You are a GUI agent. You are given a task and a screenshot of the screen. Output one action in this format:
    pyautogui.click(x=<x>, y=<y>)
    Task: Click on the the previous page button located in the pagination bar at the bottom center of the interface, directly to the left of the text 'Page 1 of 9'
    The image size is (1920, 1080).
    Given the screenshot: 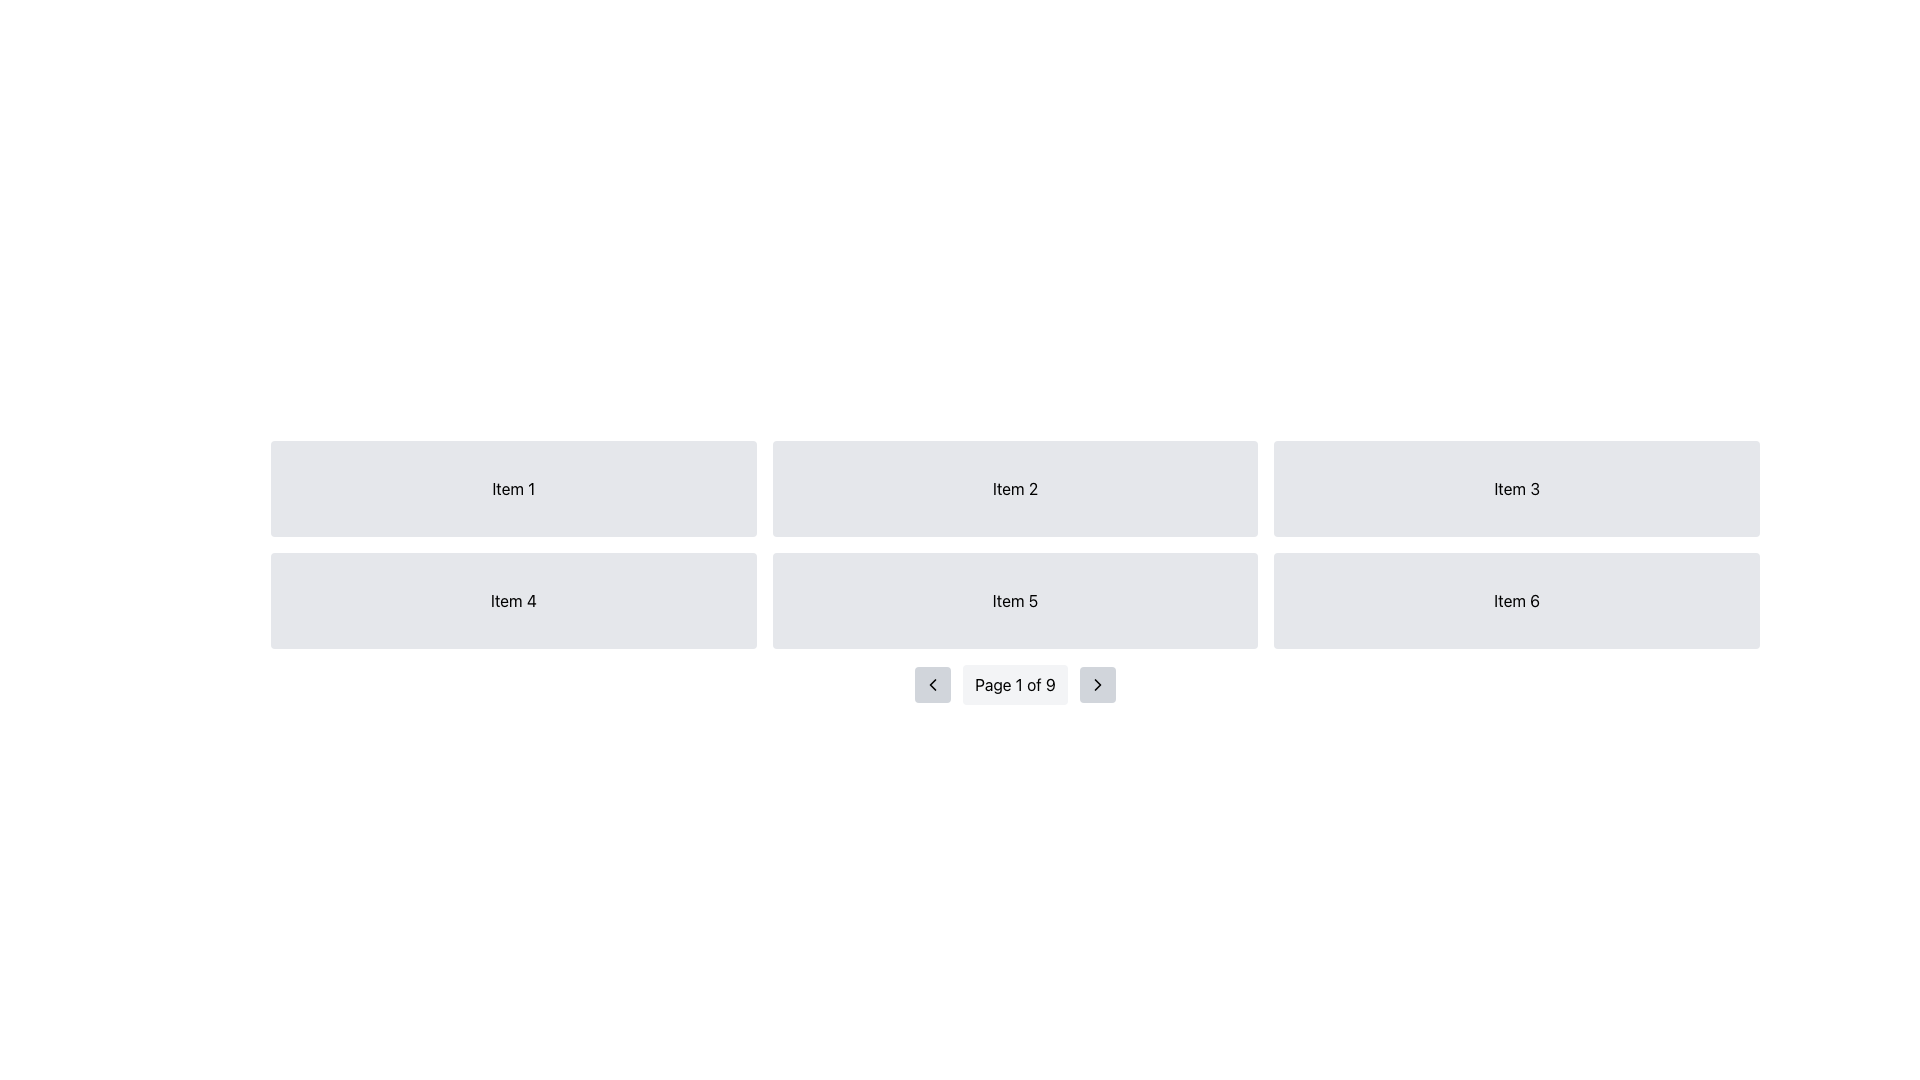 What is the action you would take?
    pyautogui.click(x=932, y=684)
    